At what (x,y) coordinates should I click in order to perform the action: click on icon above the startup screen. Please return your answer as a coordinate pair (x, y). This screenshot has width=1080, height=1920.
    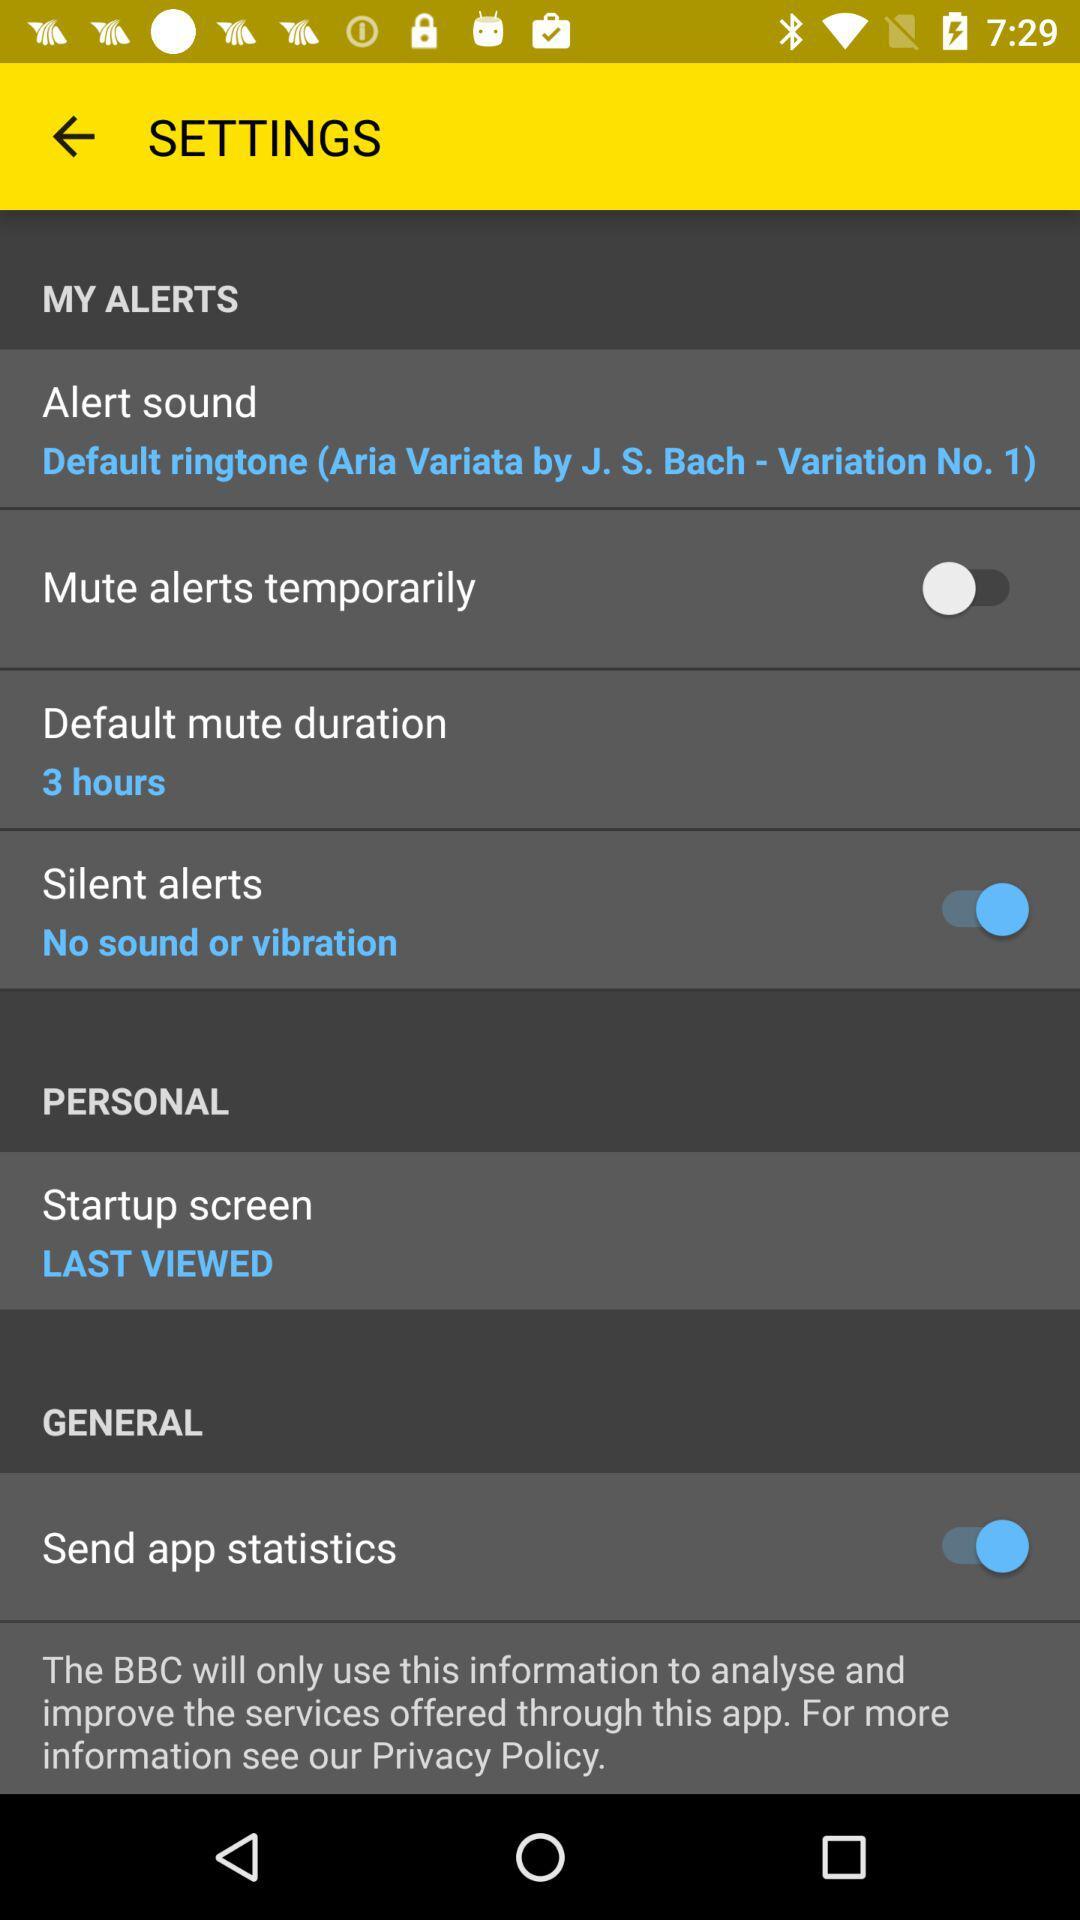
    Looking at the image, I should click on (560, 1099).